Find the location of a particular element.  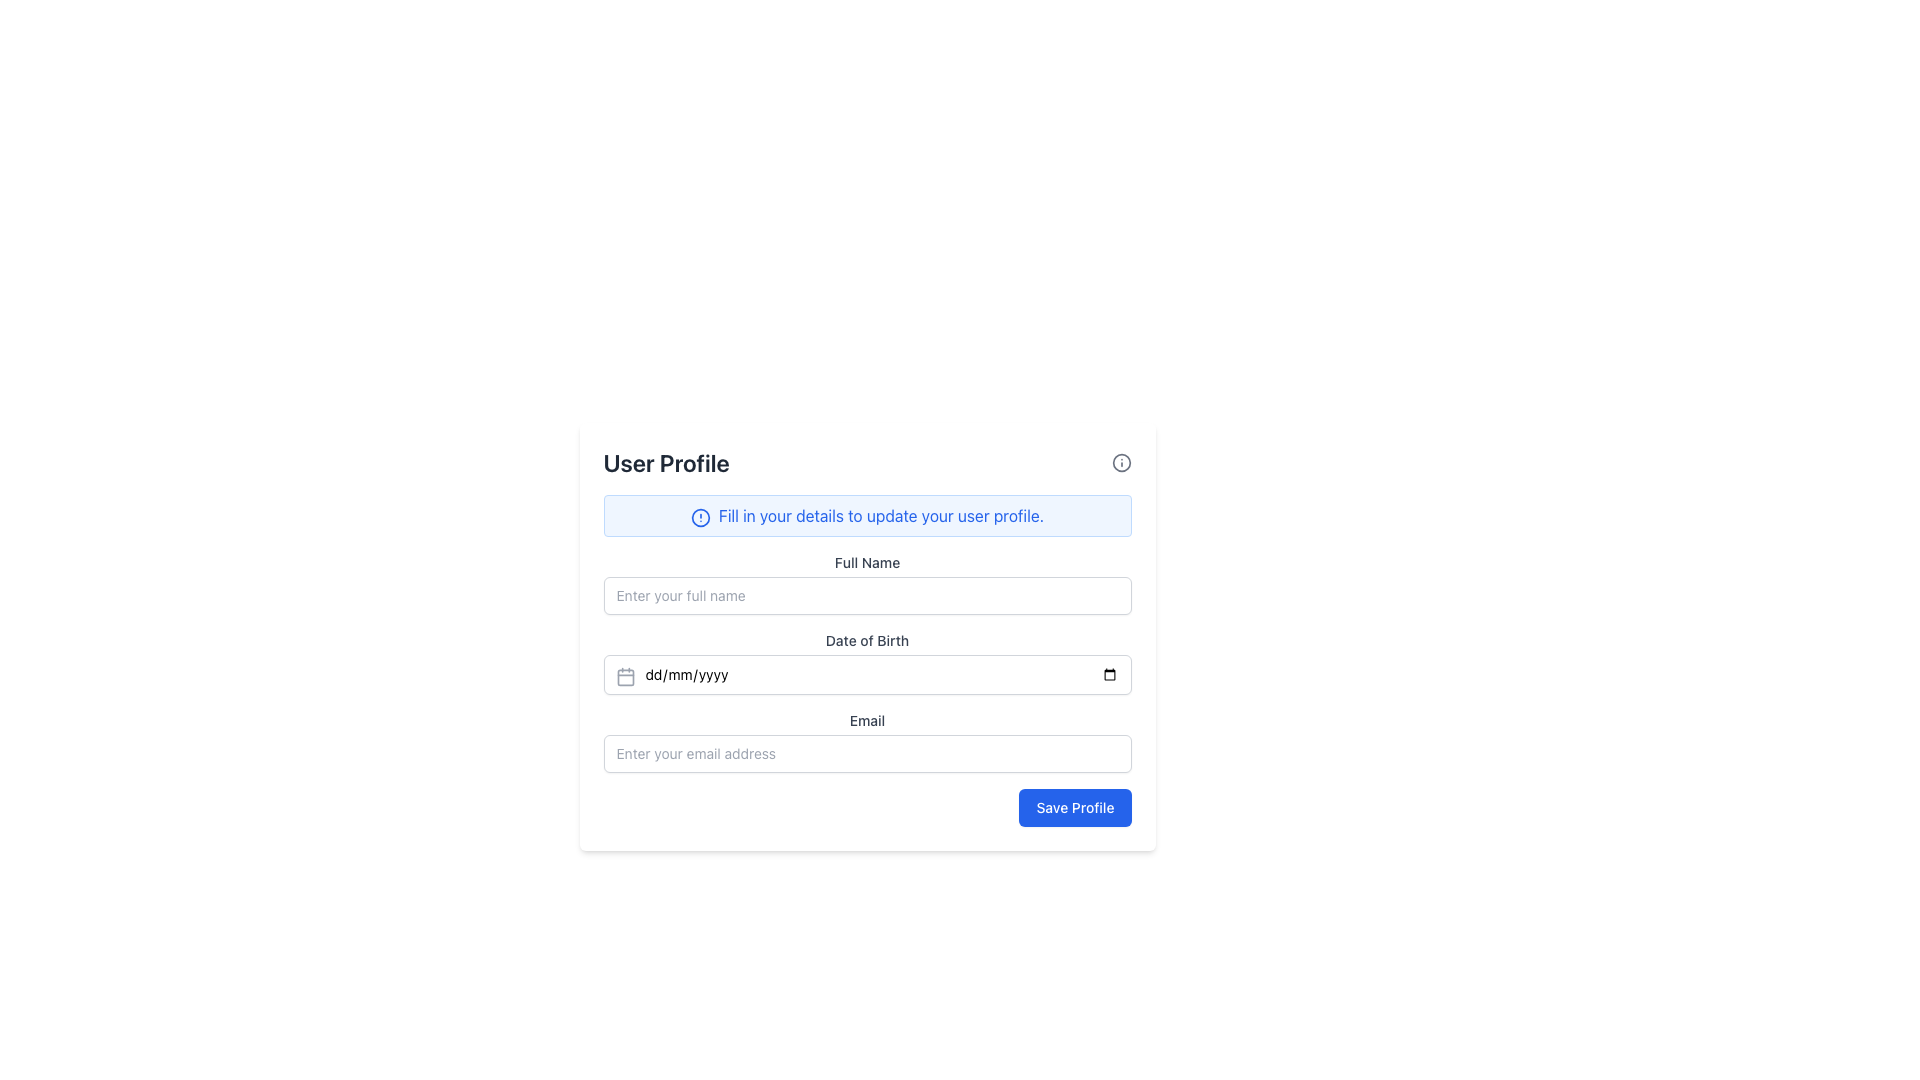

the calendar icon located to the left of the 'Date of Birth' input field in the 'User Profile' form is located at coordinates (624, 676).